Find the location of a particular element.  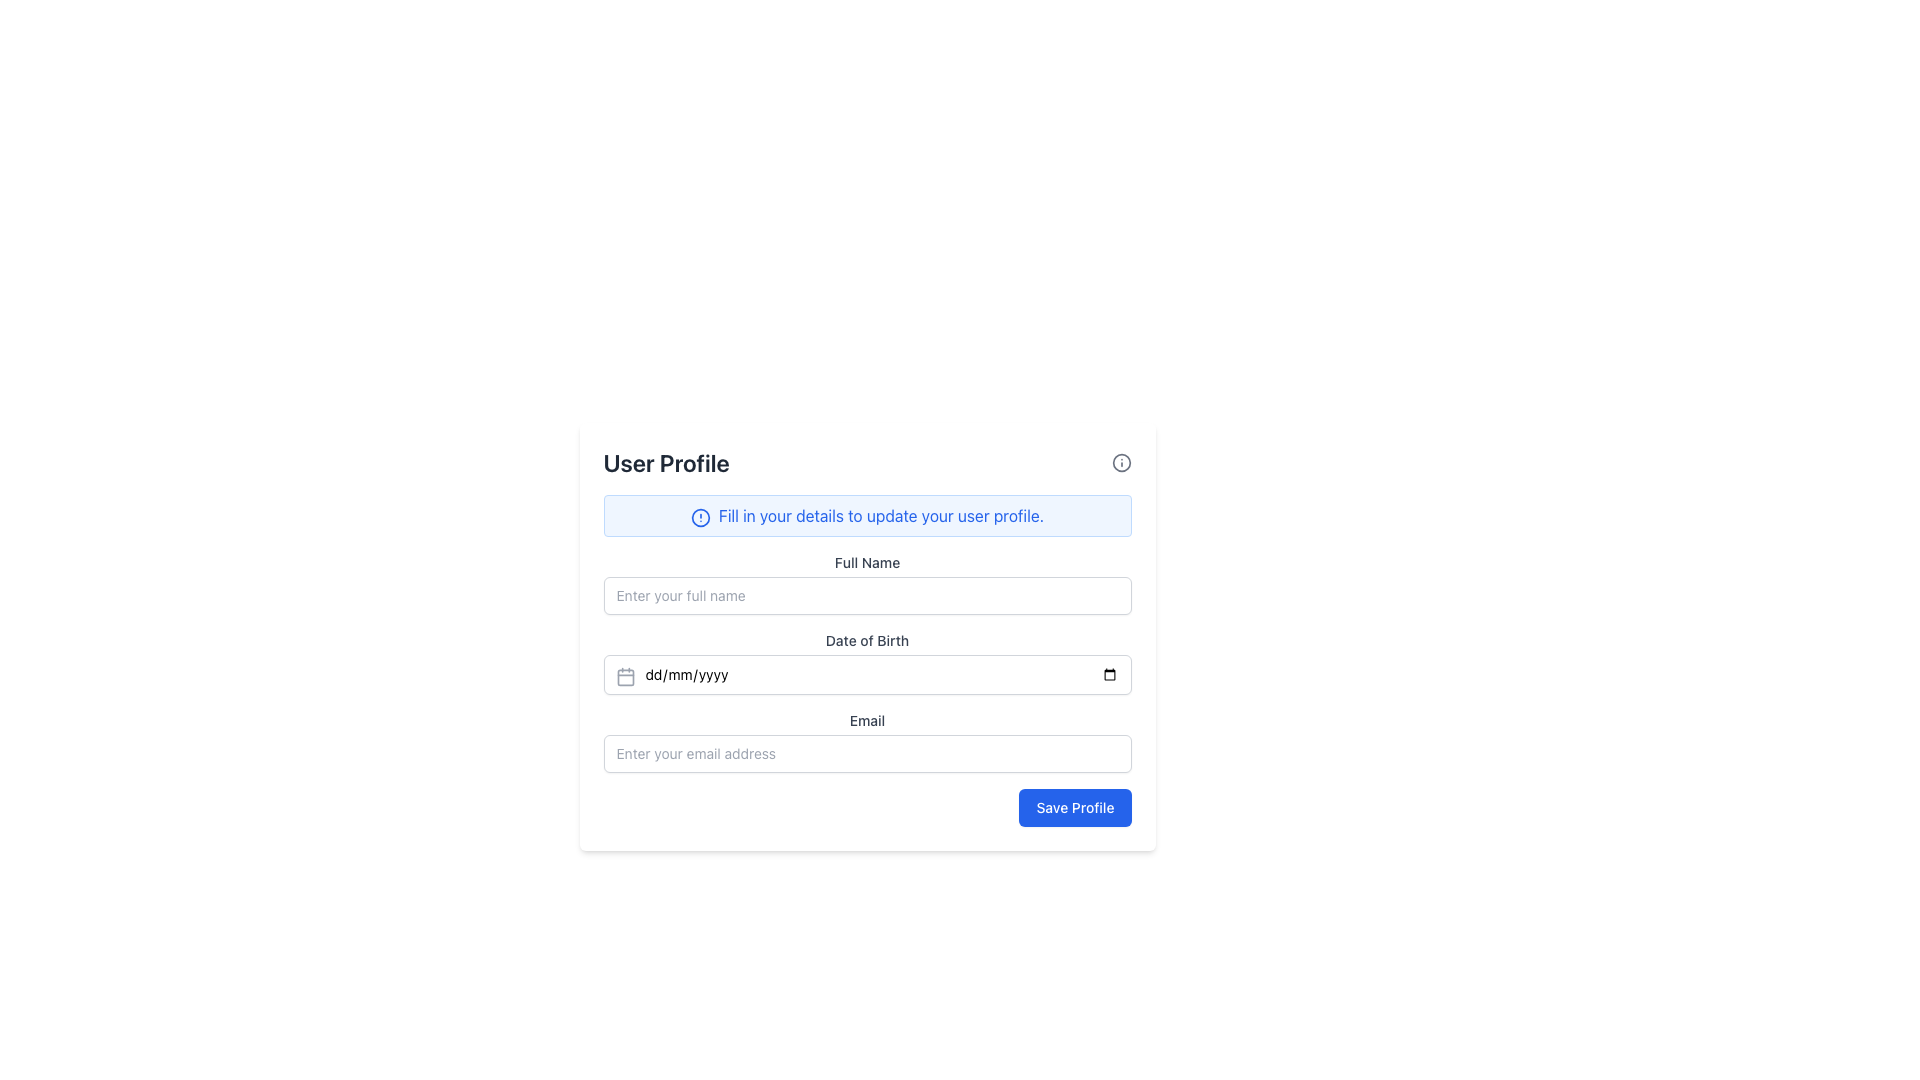

the calendar icon located to the left of the 'Date of Birth' input field in the 'User Profile' form is located at coordinates (624, 676).